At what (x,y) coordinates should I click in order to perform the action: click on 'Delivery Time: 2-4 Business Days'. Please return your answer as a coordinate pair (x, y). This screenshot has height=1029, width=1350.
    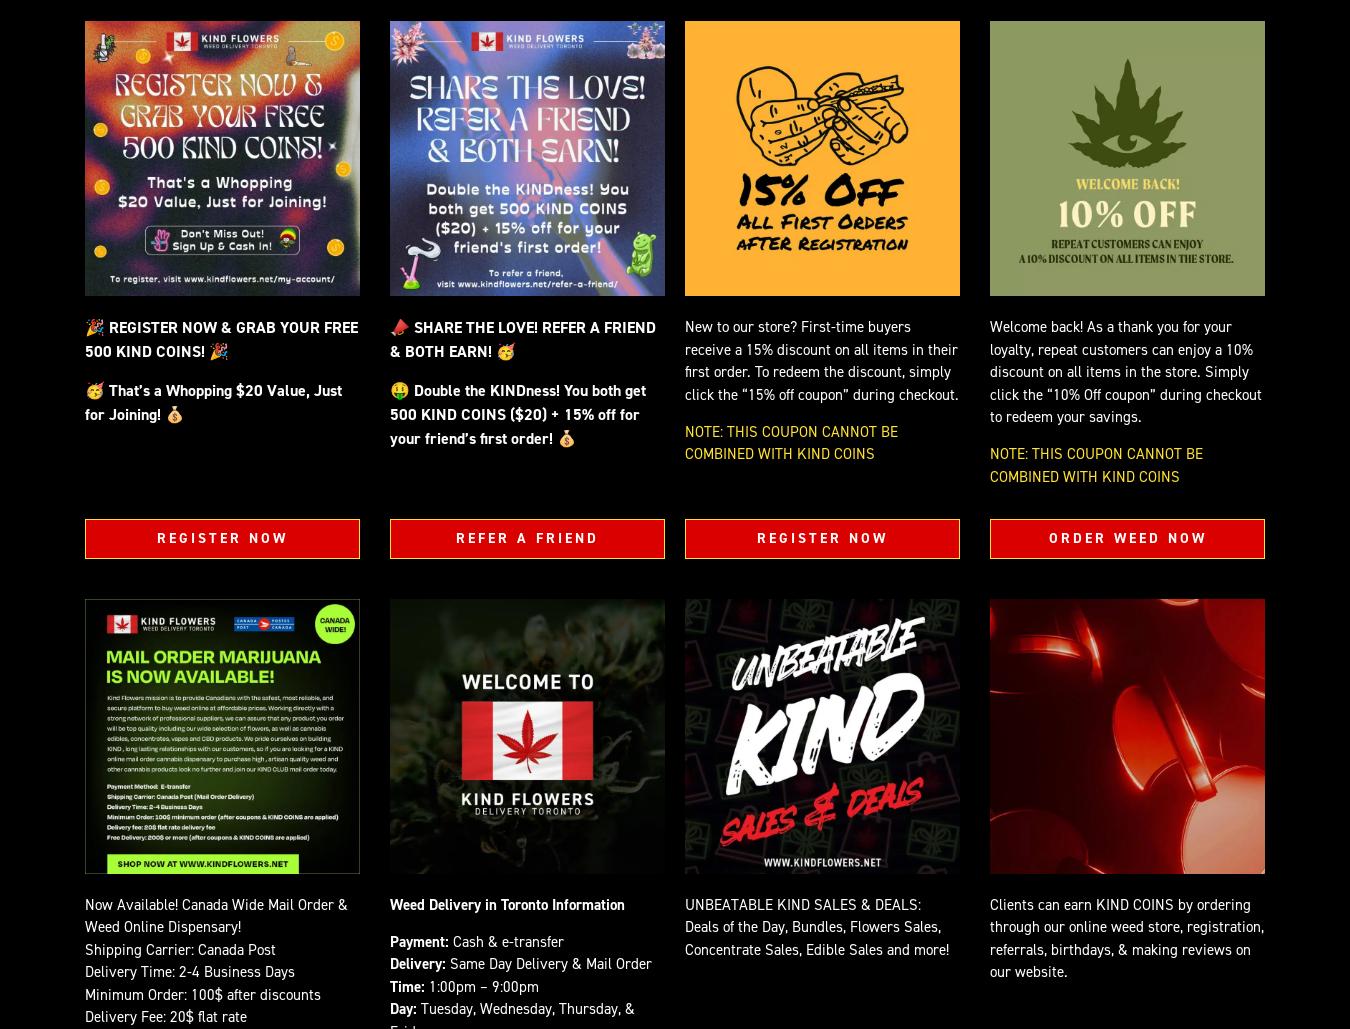
    Looking at the image, I should click on (189, 970).